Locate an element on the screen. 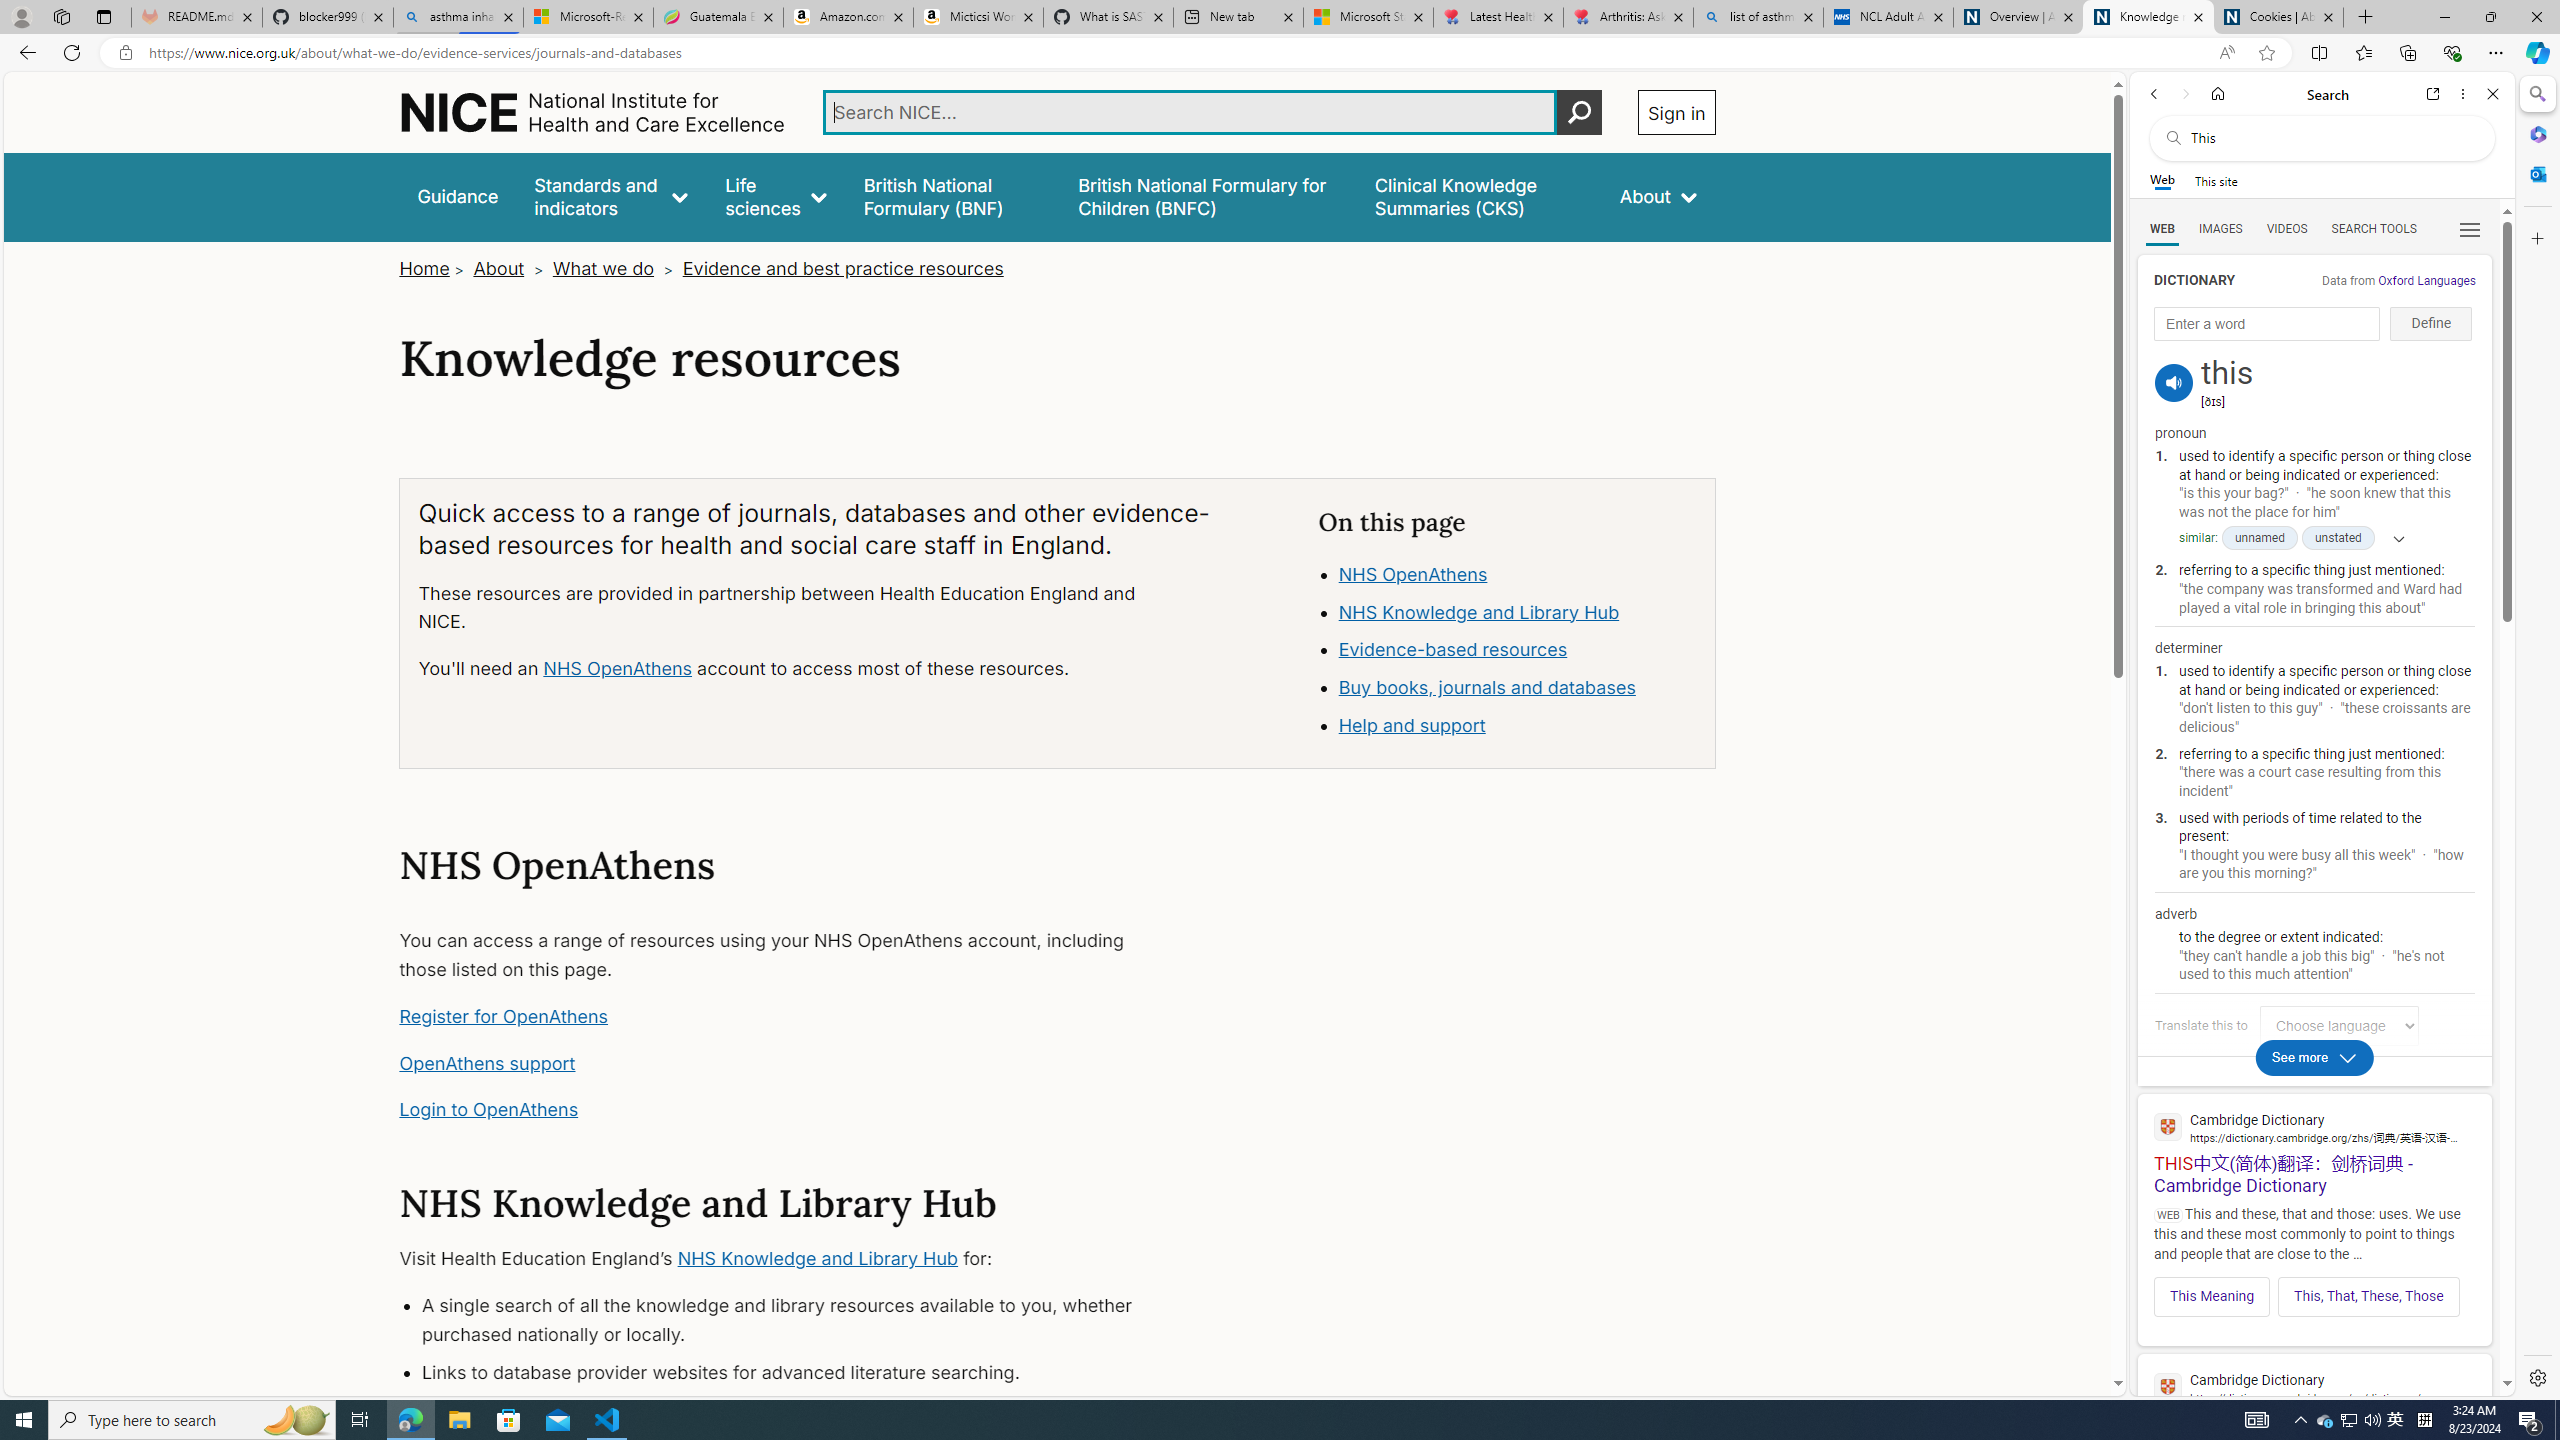 The height and width of the screenshot is (1440, 2560). 'This, That, These, Those' is located at coordinates (2368, 1295).